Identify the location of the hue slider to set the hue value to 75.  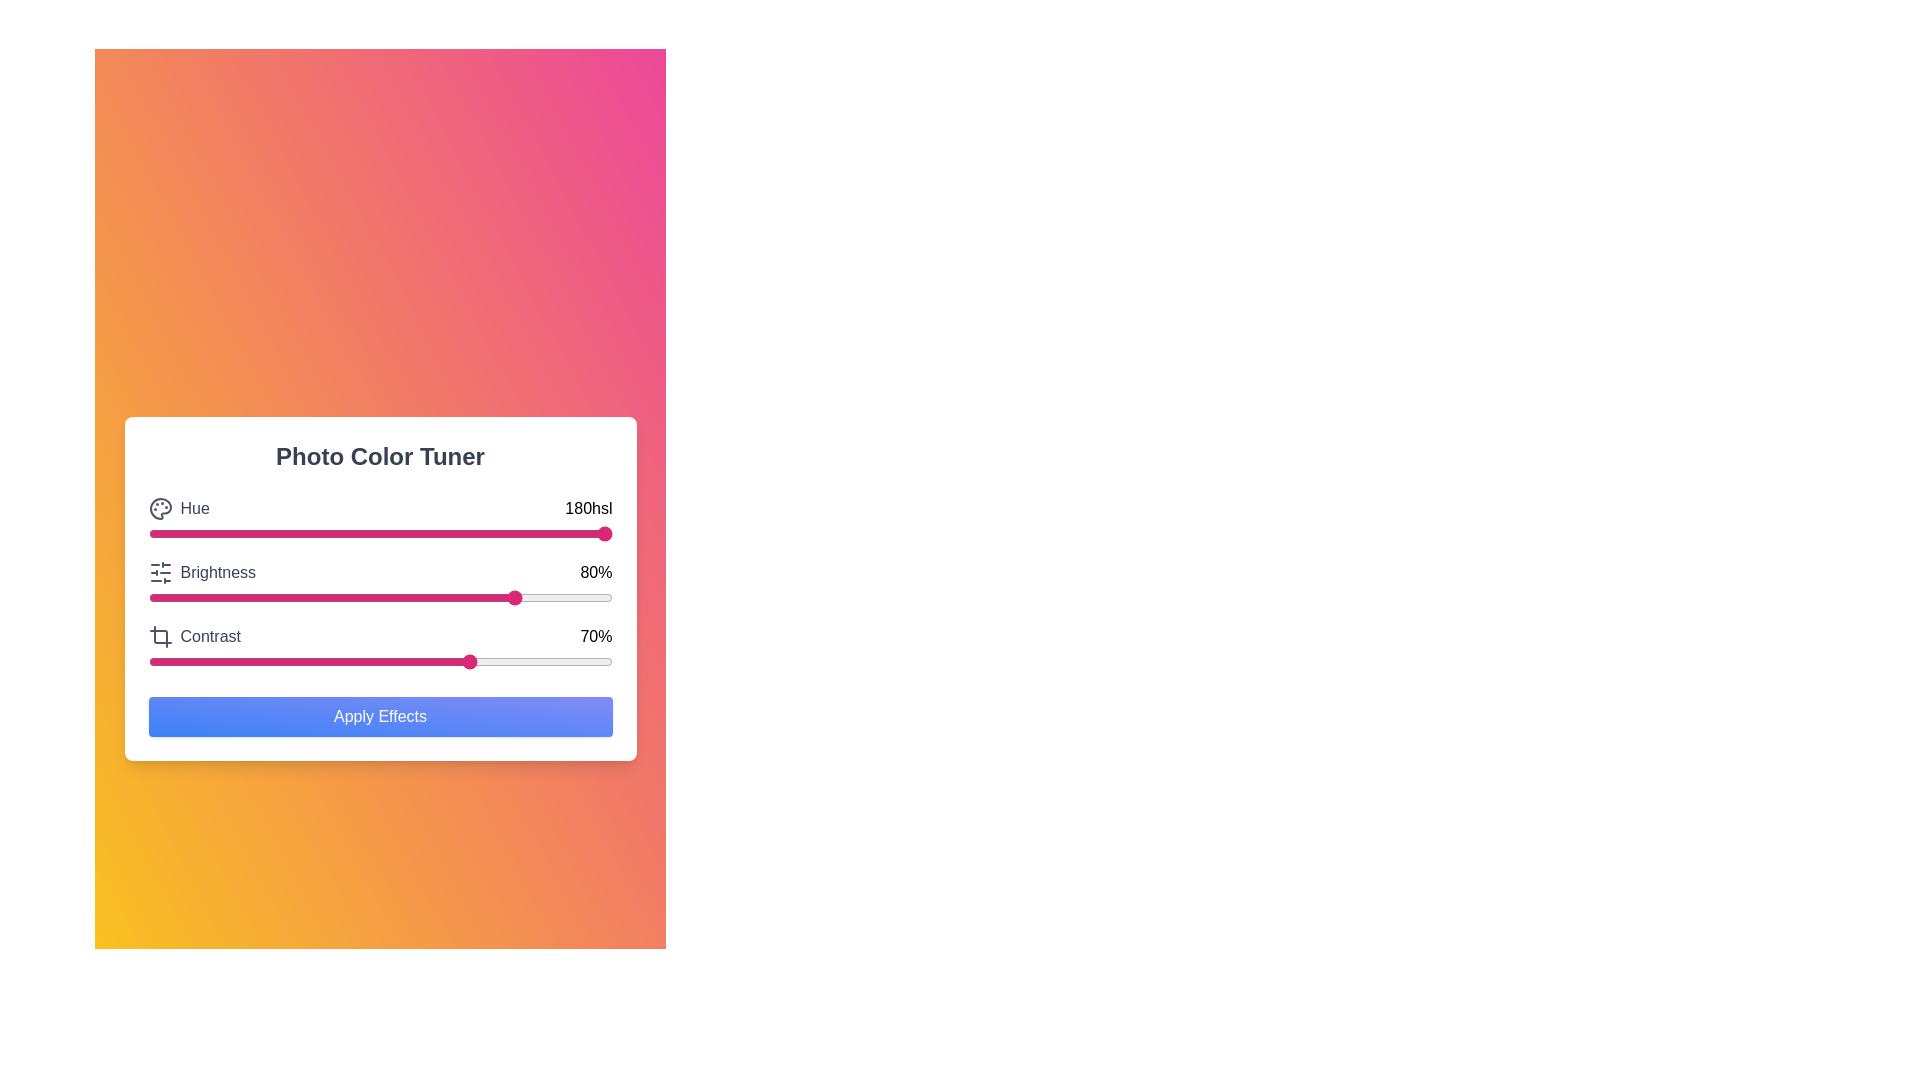
(496, 532).